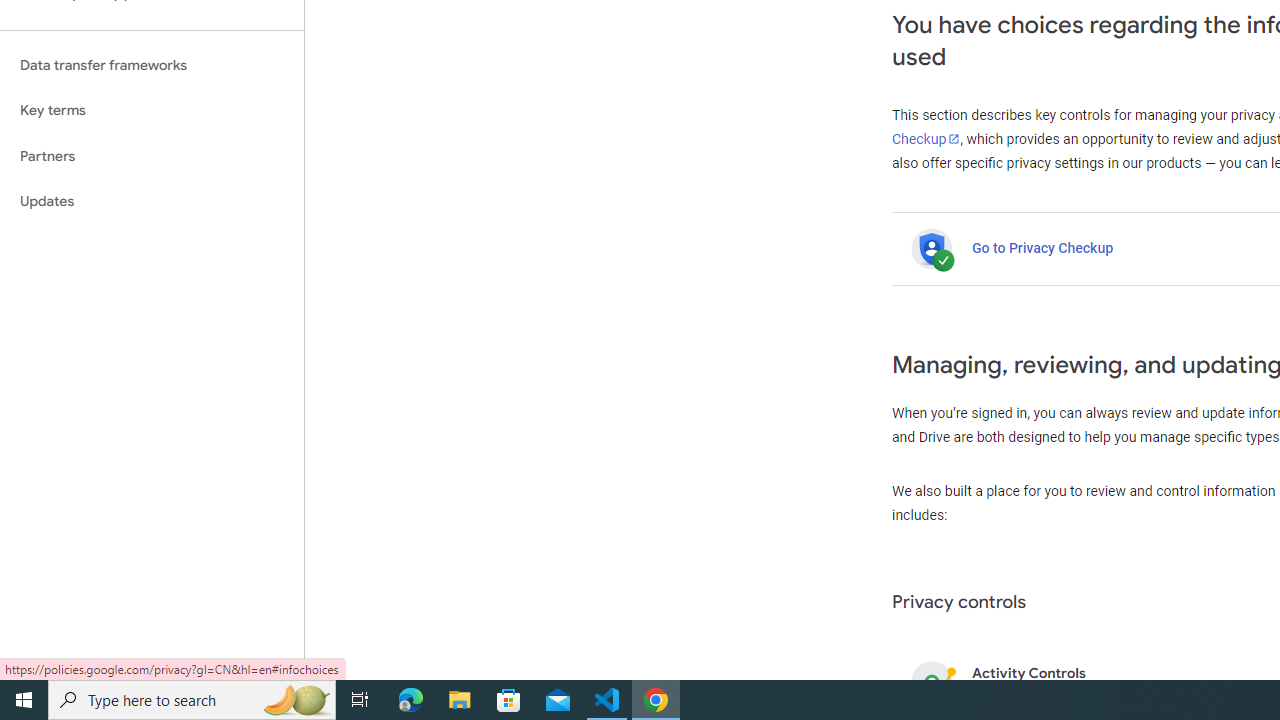 The image size is (1280, 720). I want to click on 'Key terms', so click(151, 110).